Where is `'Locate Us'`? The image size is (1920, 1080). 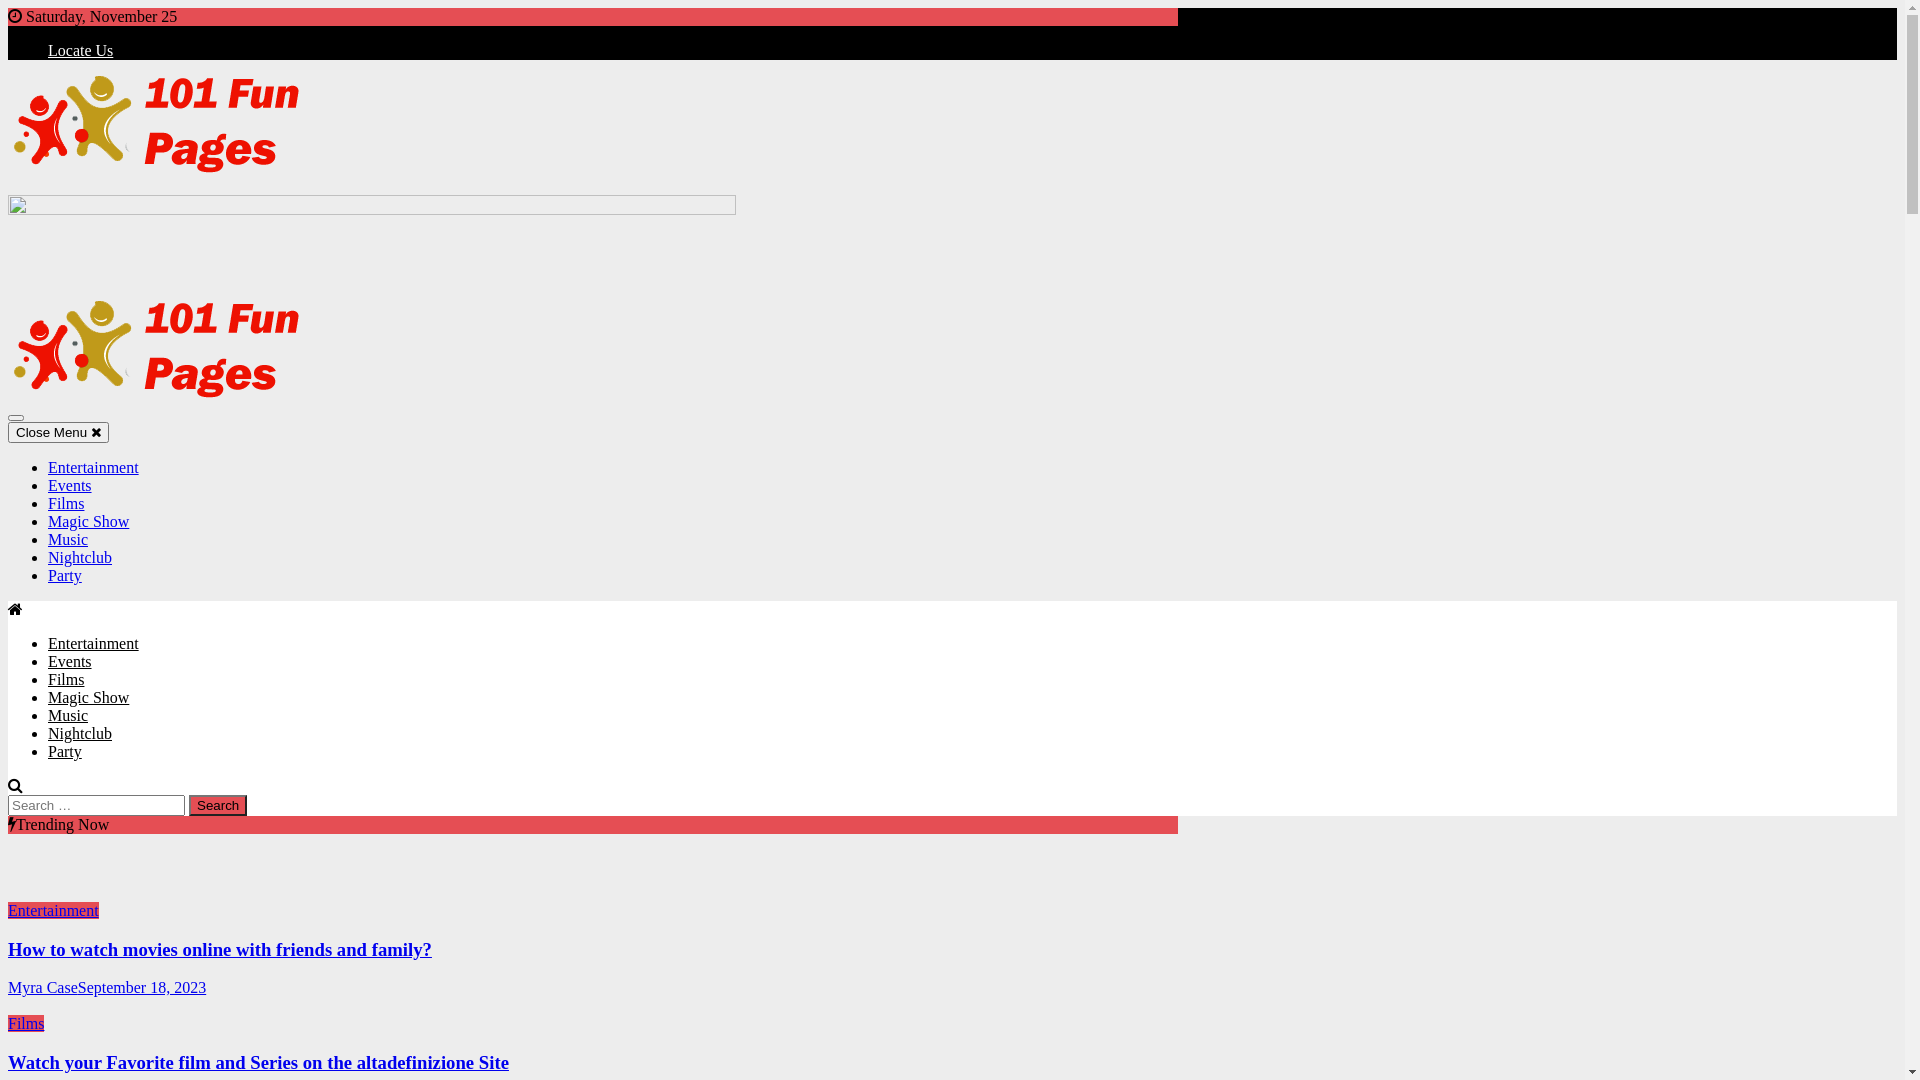
'Locate Us' is located at coordinates (80, 49).